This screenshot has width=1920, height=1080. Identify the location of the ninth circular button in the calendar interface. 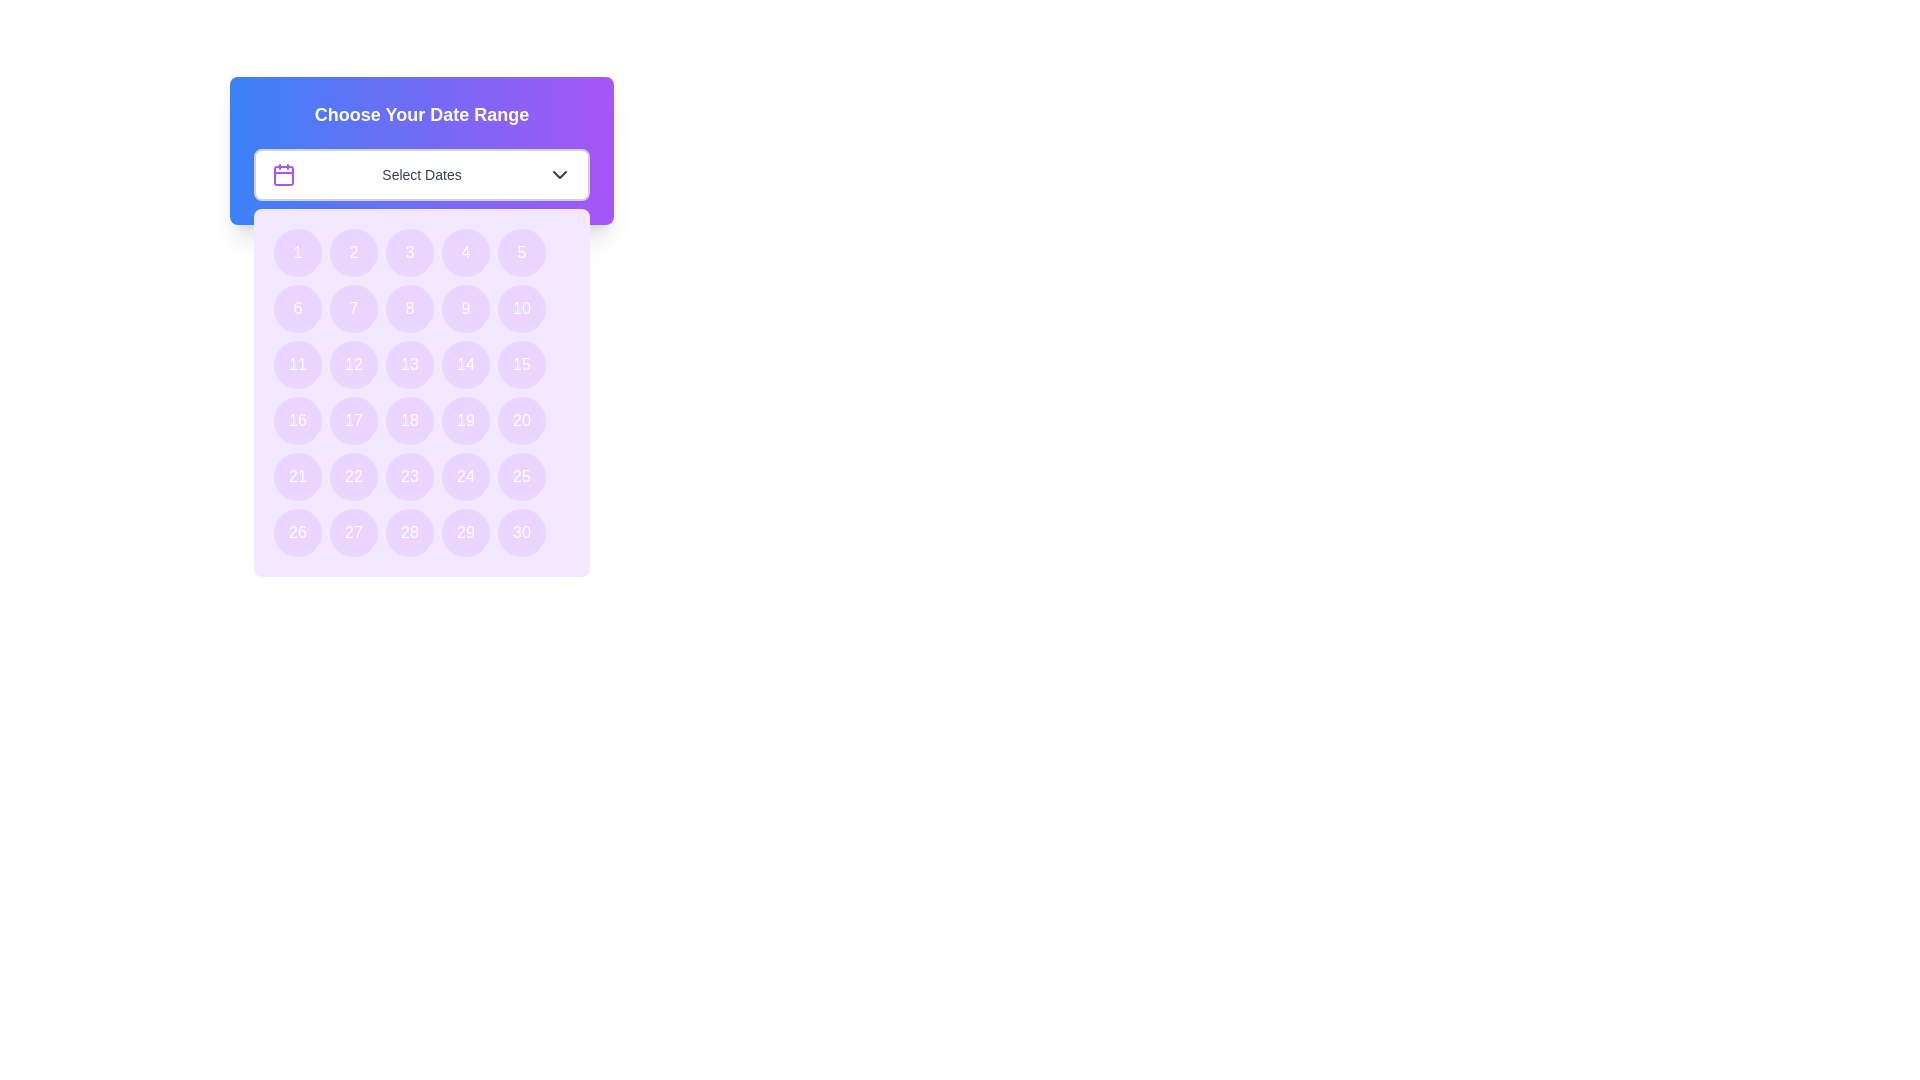
(464, 308).